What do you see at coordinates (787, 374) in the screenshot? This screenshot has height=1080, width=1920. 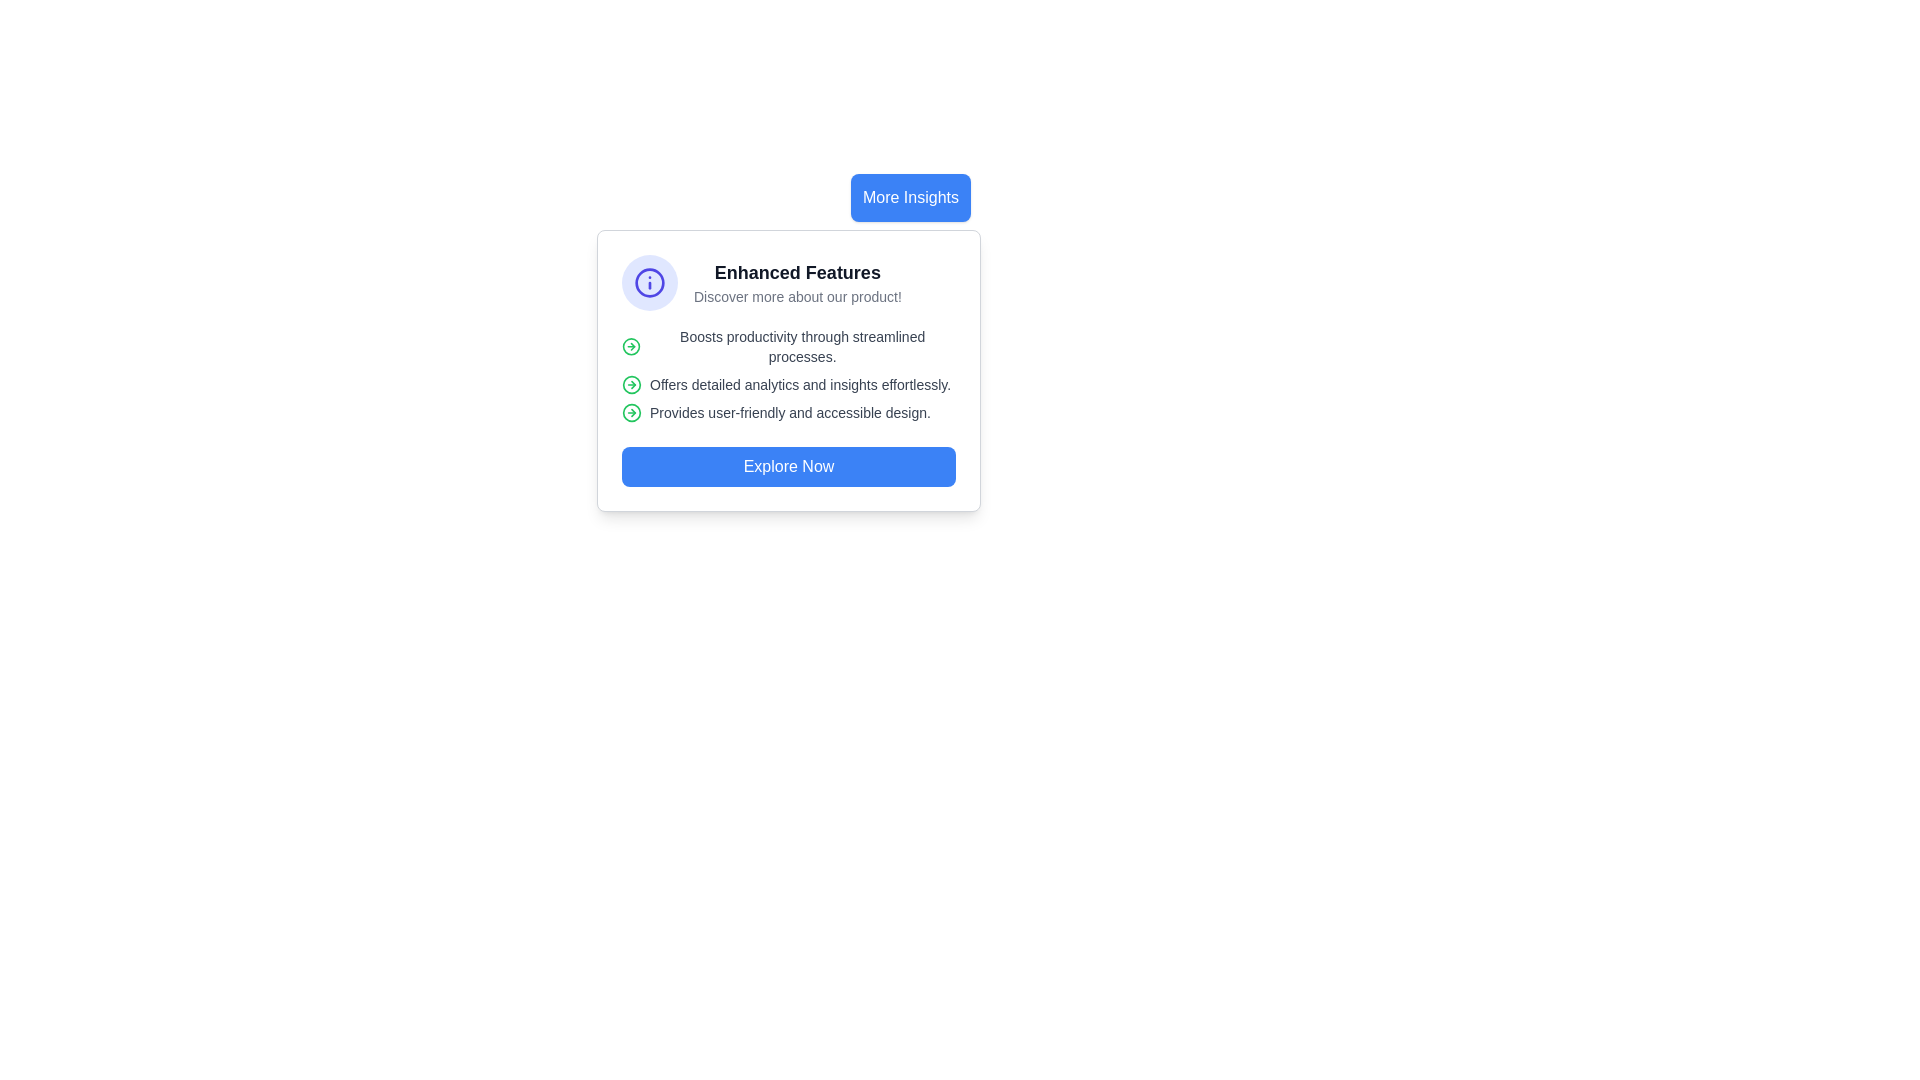 I see `information in the Text Block located below the heading 'Enhanced Features' and just above the blue button labeled 'Explore Now'` at bounding box center [787, 374].